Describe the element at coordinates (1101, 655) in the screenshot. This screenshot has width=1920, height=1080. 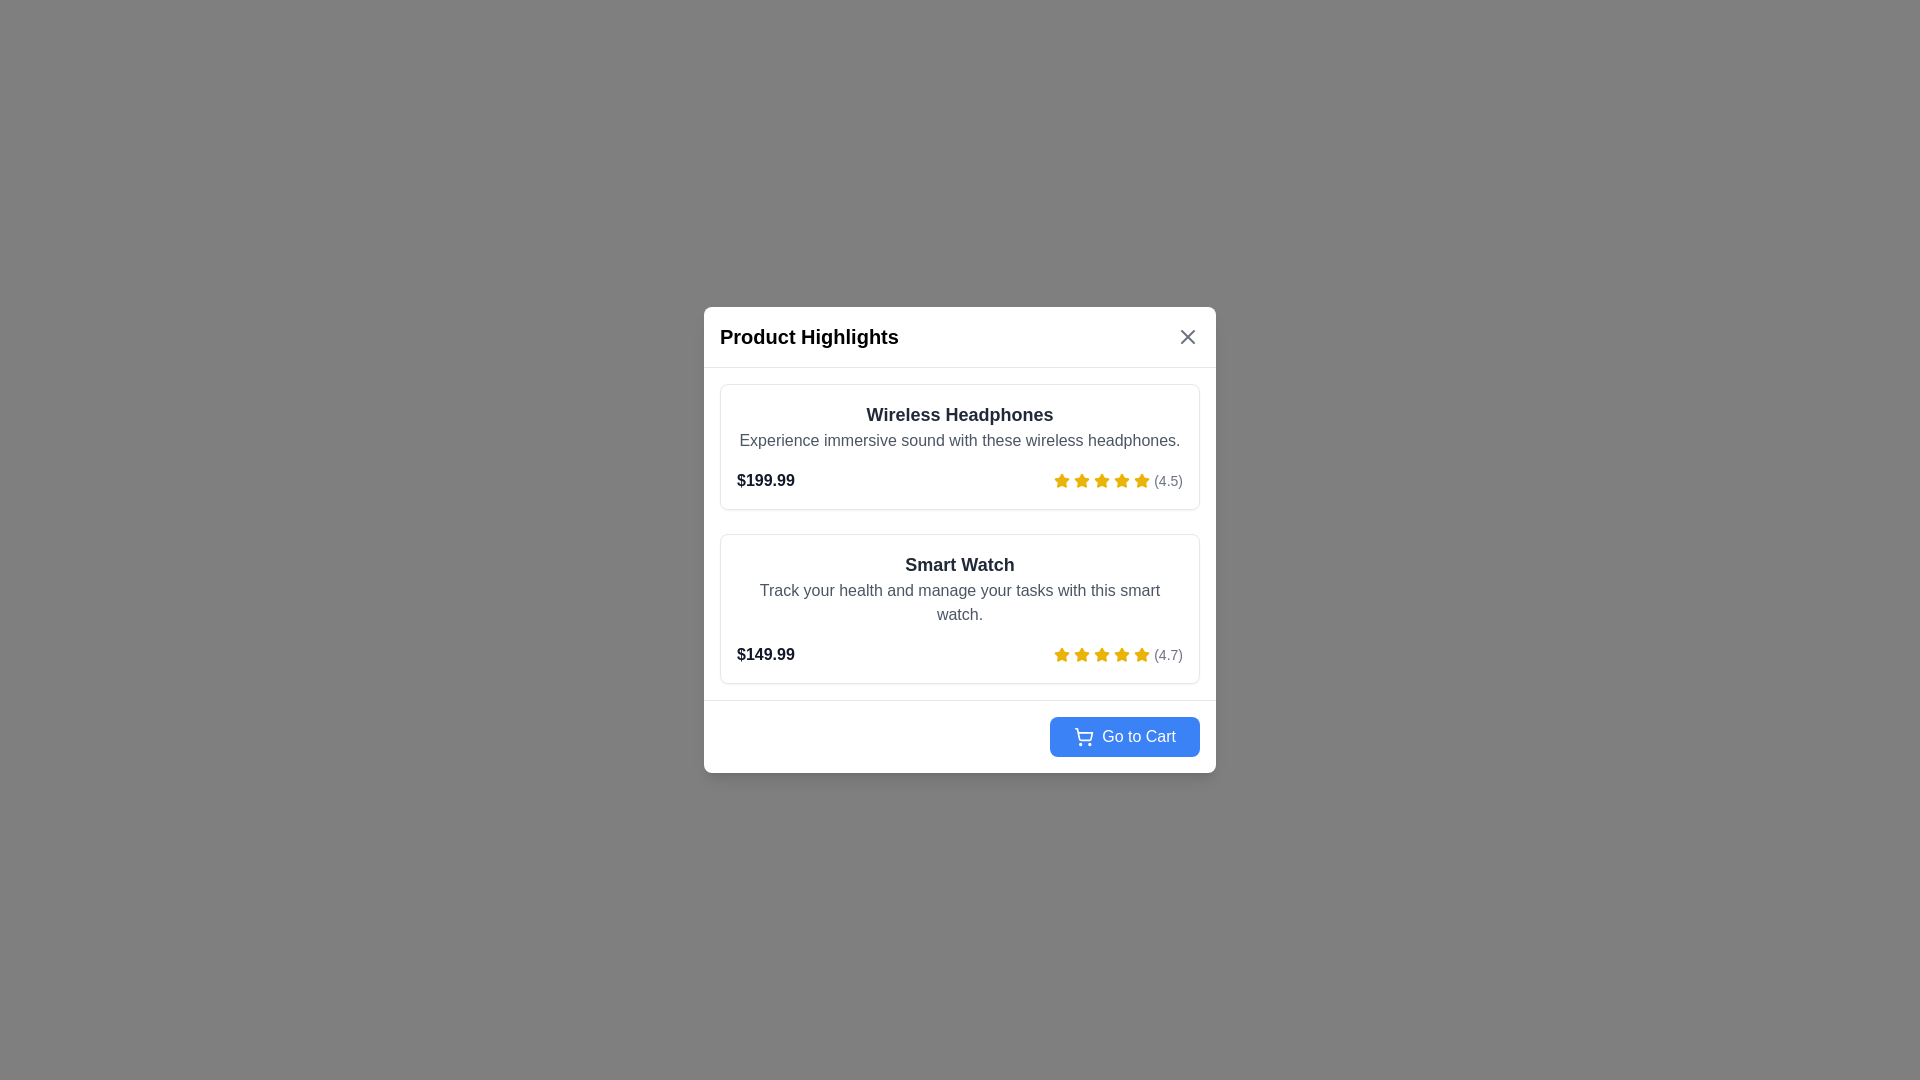
I see `the fifth star-shaped icon in the rating display, which is yellow and located next to the text '(4.7)' for the product 'Smart Watch'` at that location.